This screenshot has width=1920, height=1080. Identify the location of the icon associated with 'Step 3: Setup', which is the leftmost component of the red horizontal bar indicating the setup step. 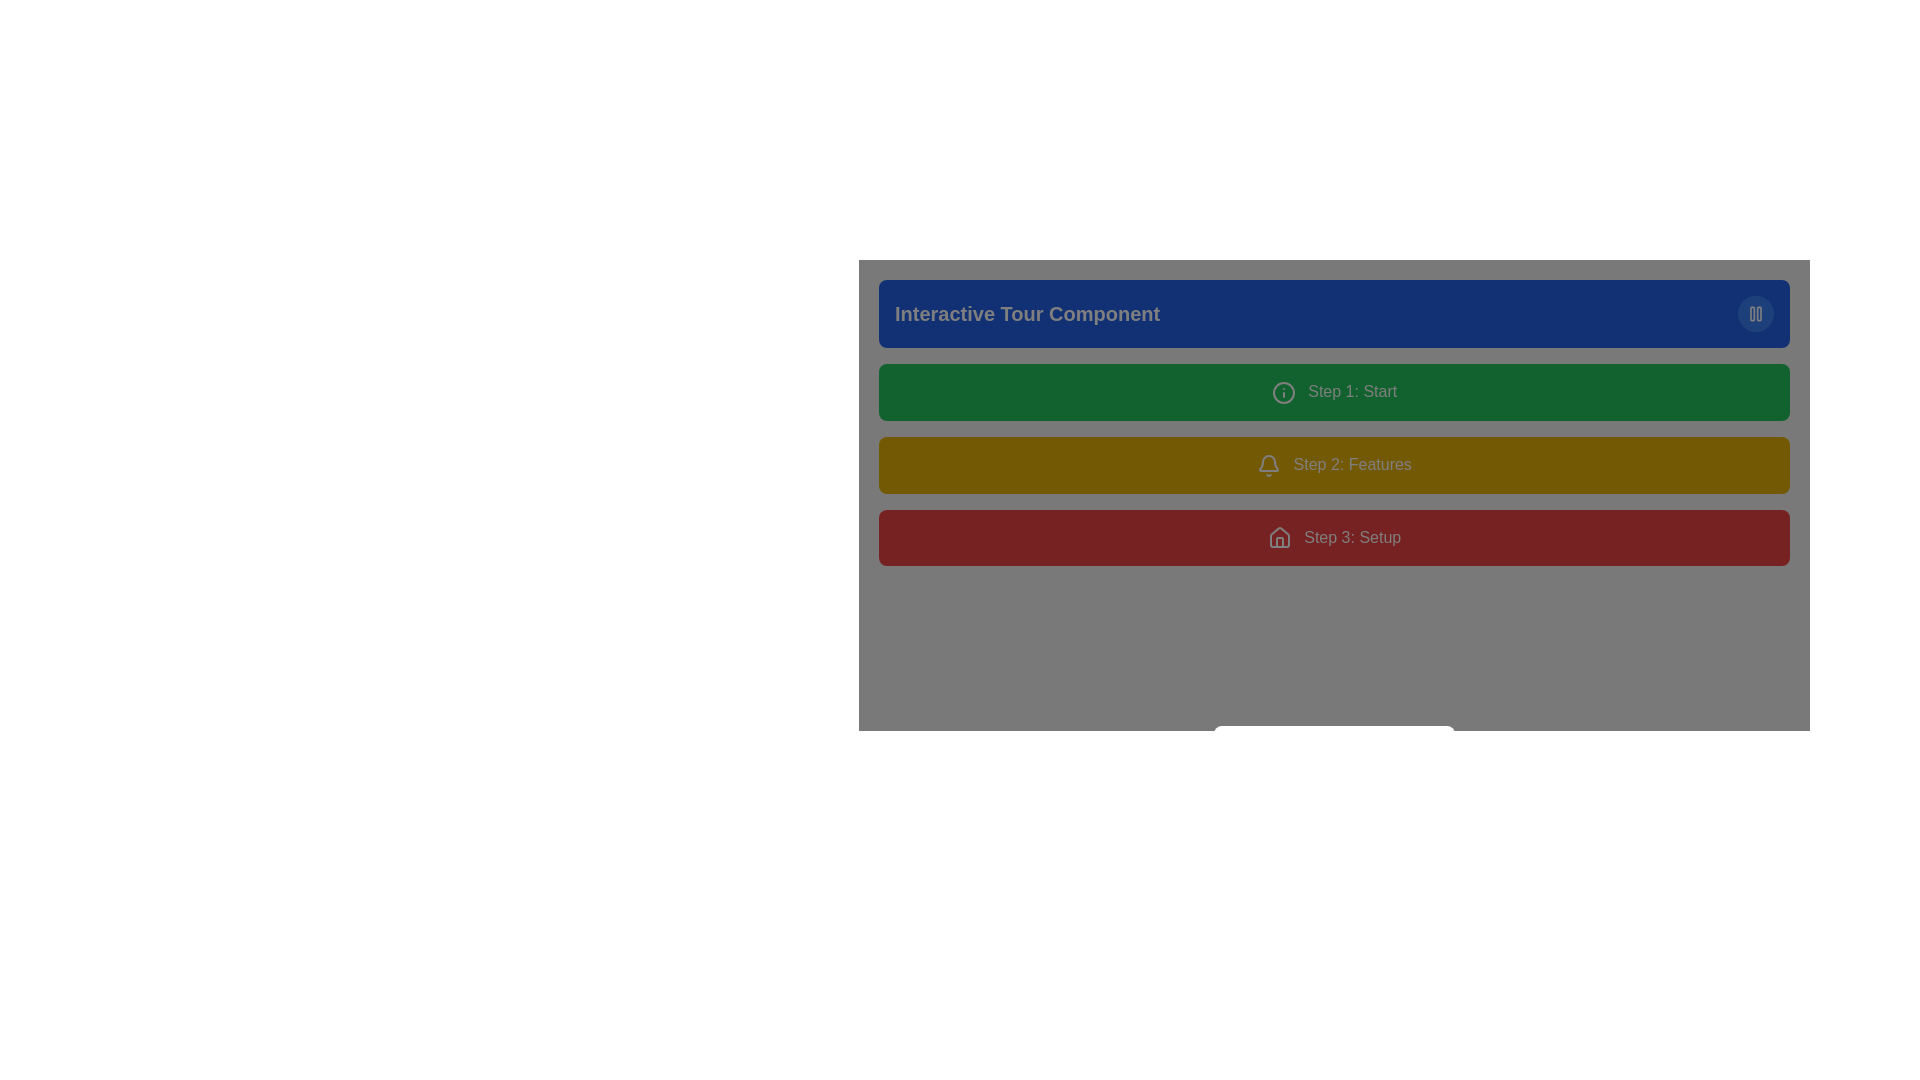
(1278, 537).